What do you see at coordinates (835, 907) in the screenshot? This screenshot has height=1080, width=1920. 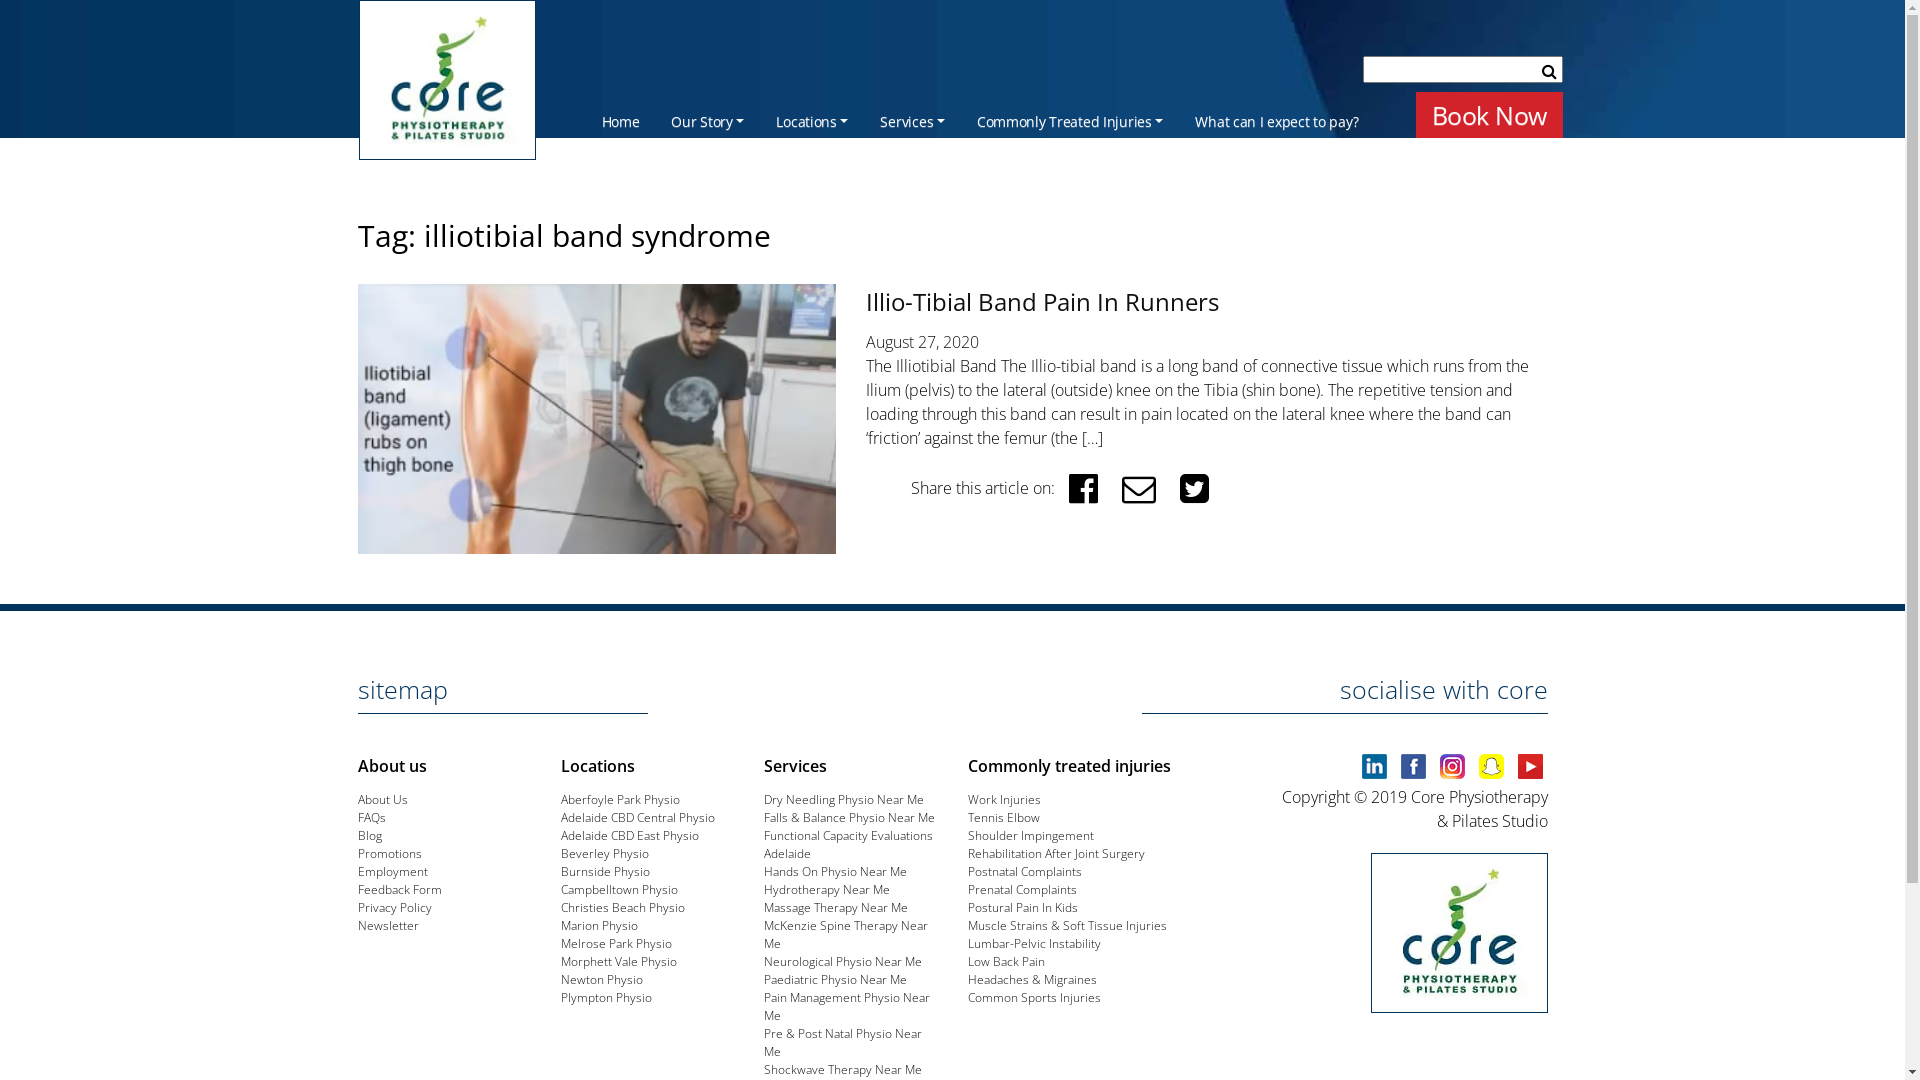 I see `'Massage Therapy Near Me'` at bounding box center [835, 907].